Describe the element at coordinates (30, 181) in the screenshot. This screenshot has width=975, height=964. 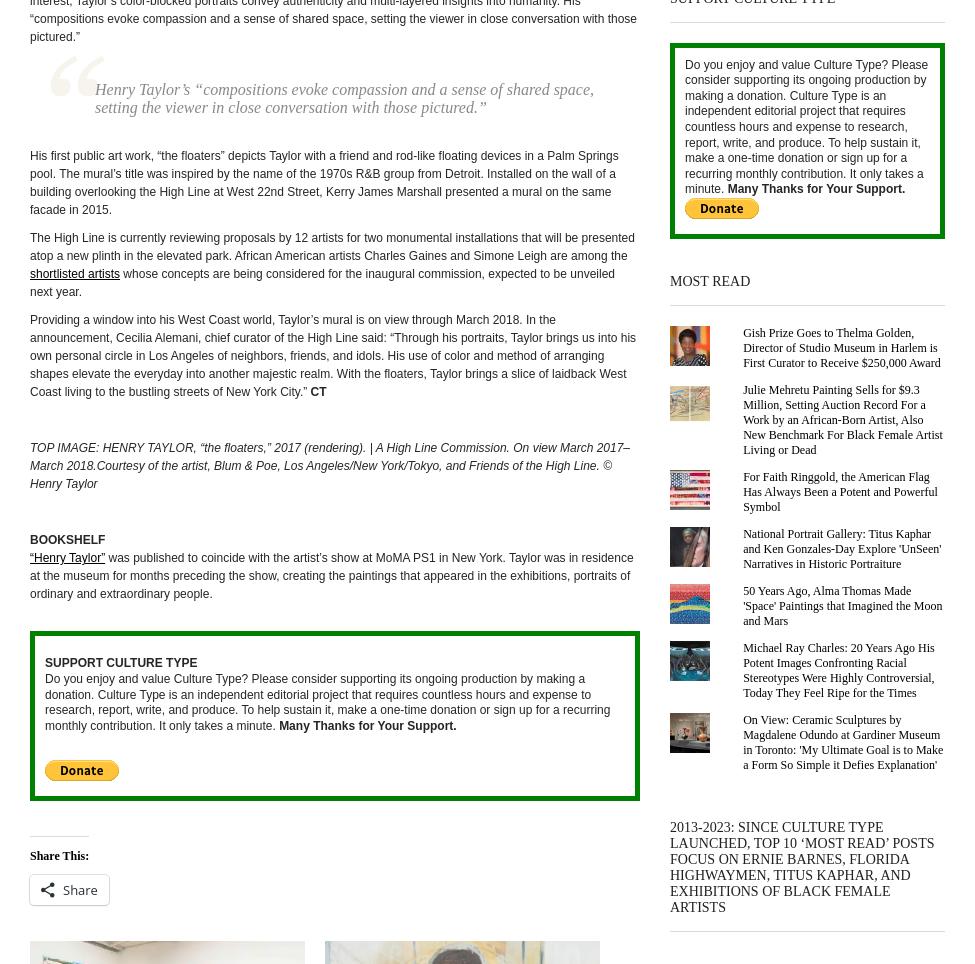
I see `'His first public art work, “the floaters” depicts Taylor with a friend and rod-like floating devices in a Palm Springs pool. The mural’s title was inspired by the name of the 1970s R&B group from Detroit. Installed on the wall of a building overlooking the High Line at West 22nd Street, Kerry James Marshall presented a mural on the same facade in 2015.'` at that location.